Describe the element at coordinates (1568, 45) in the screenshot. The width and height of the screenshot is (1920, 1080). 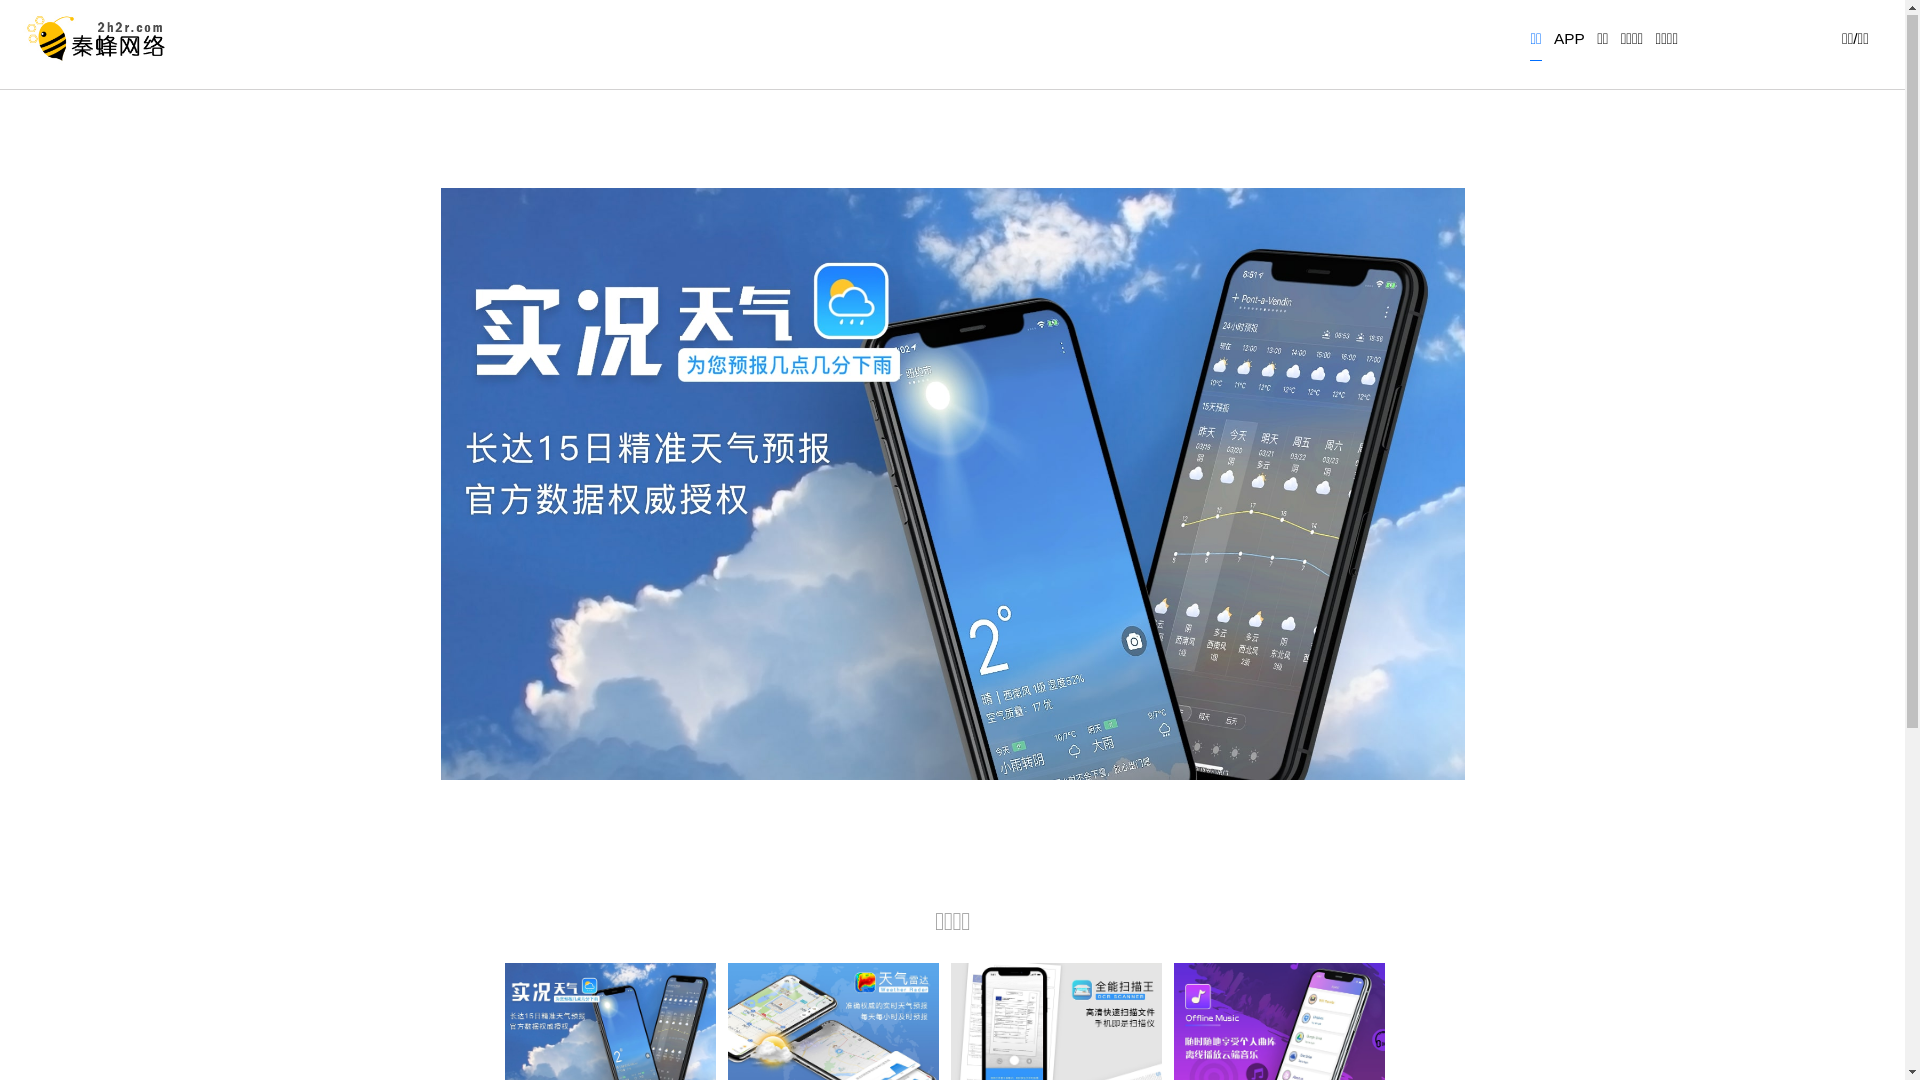
I see `'APP'` at that location.